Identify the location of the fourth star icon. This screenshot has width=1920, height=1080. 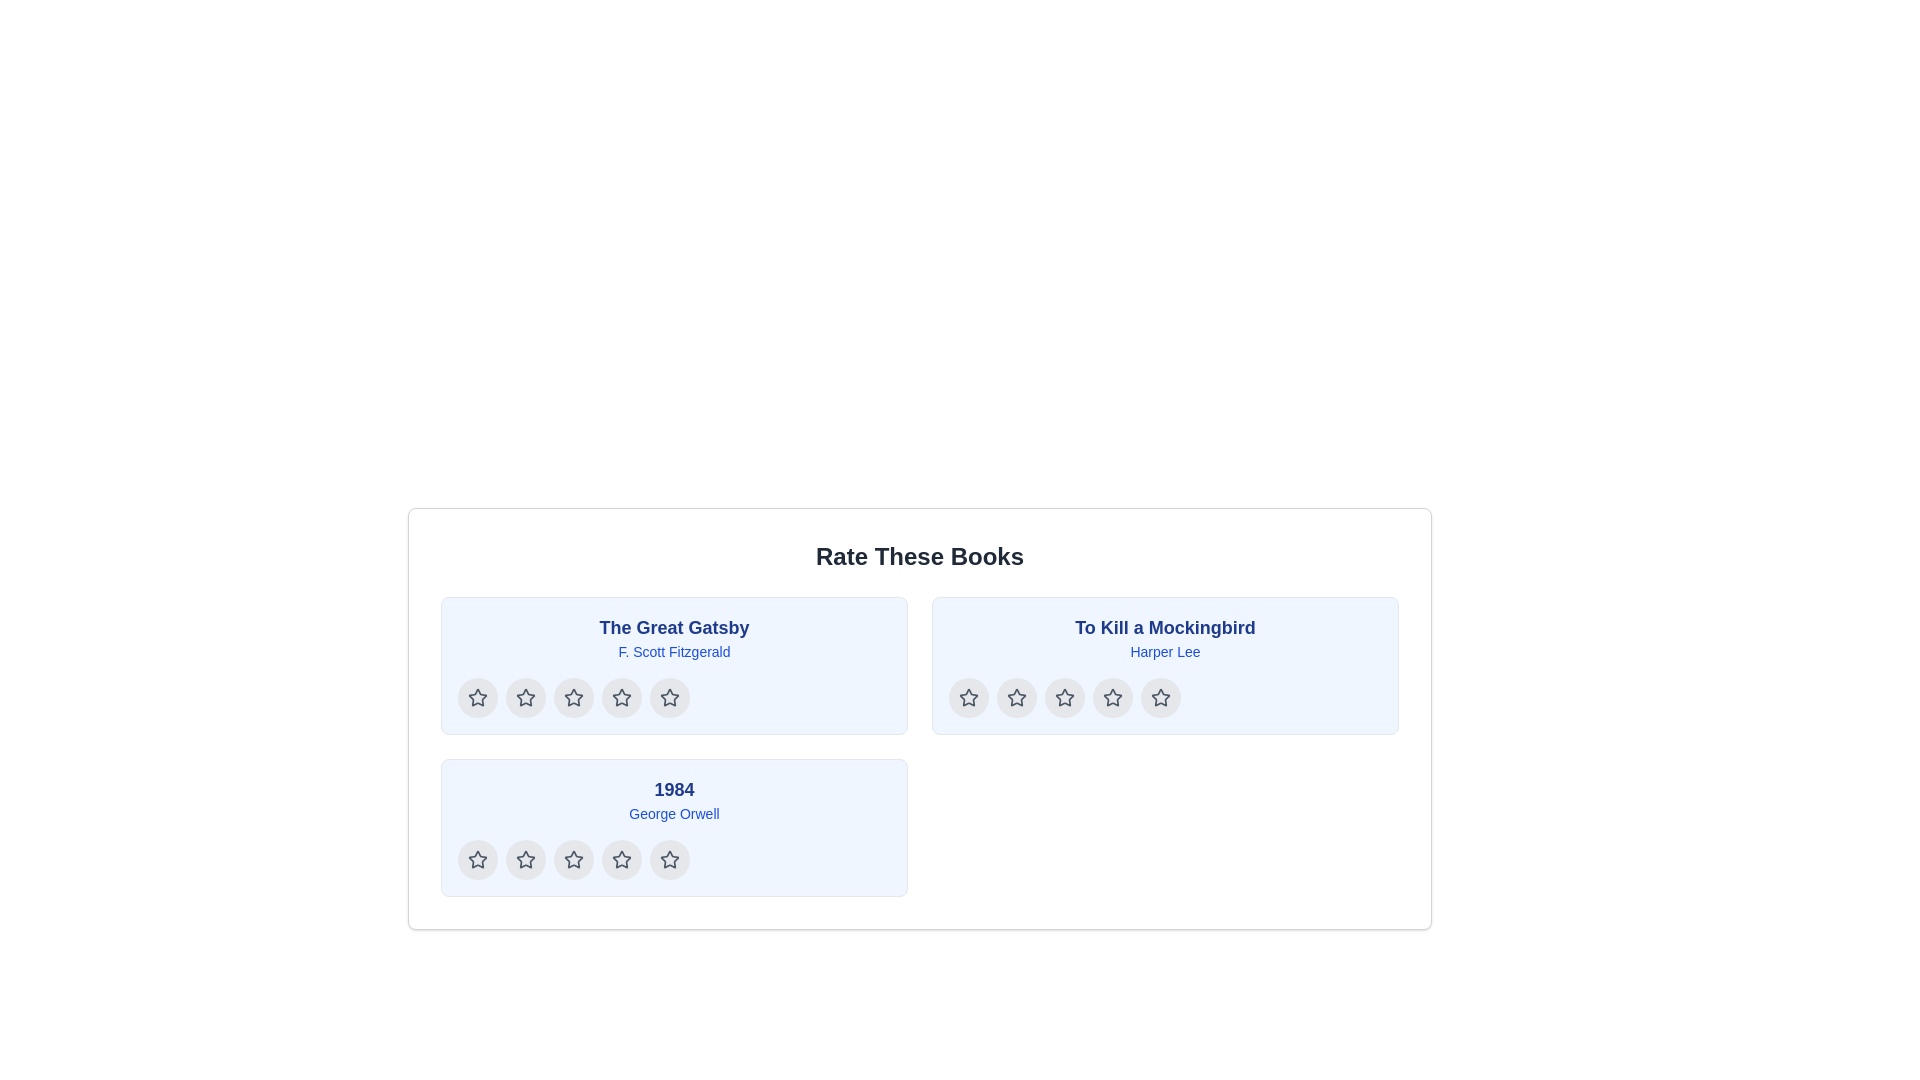
(674, 859).